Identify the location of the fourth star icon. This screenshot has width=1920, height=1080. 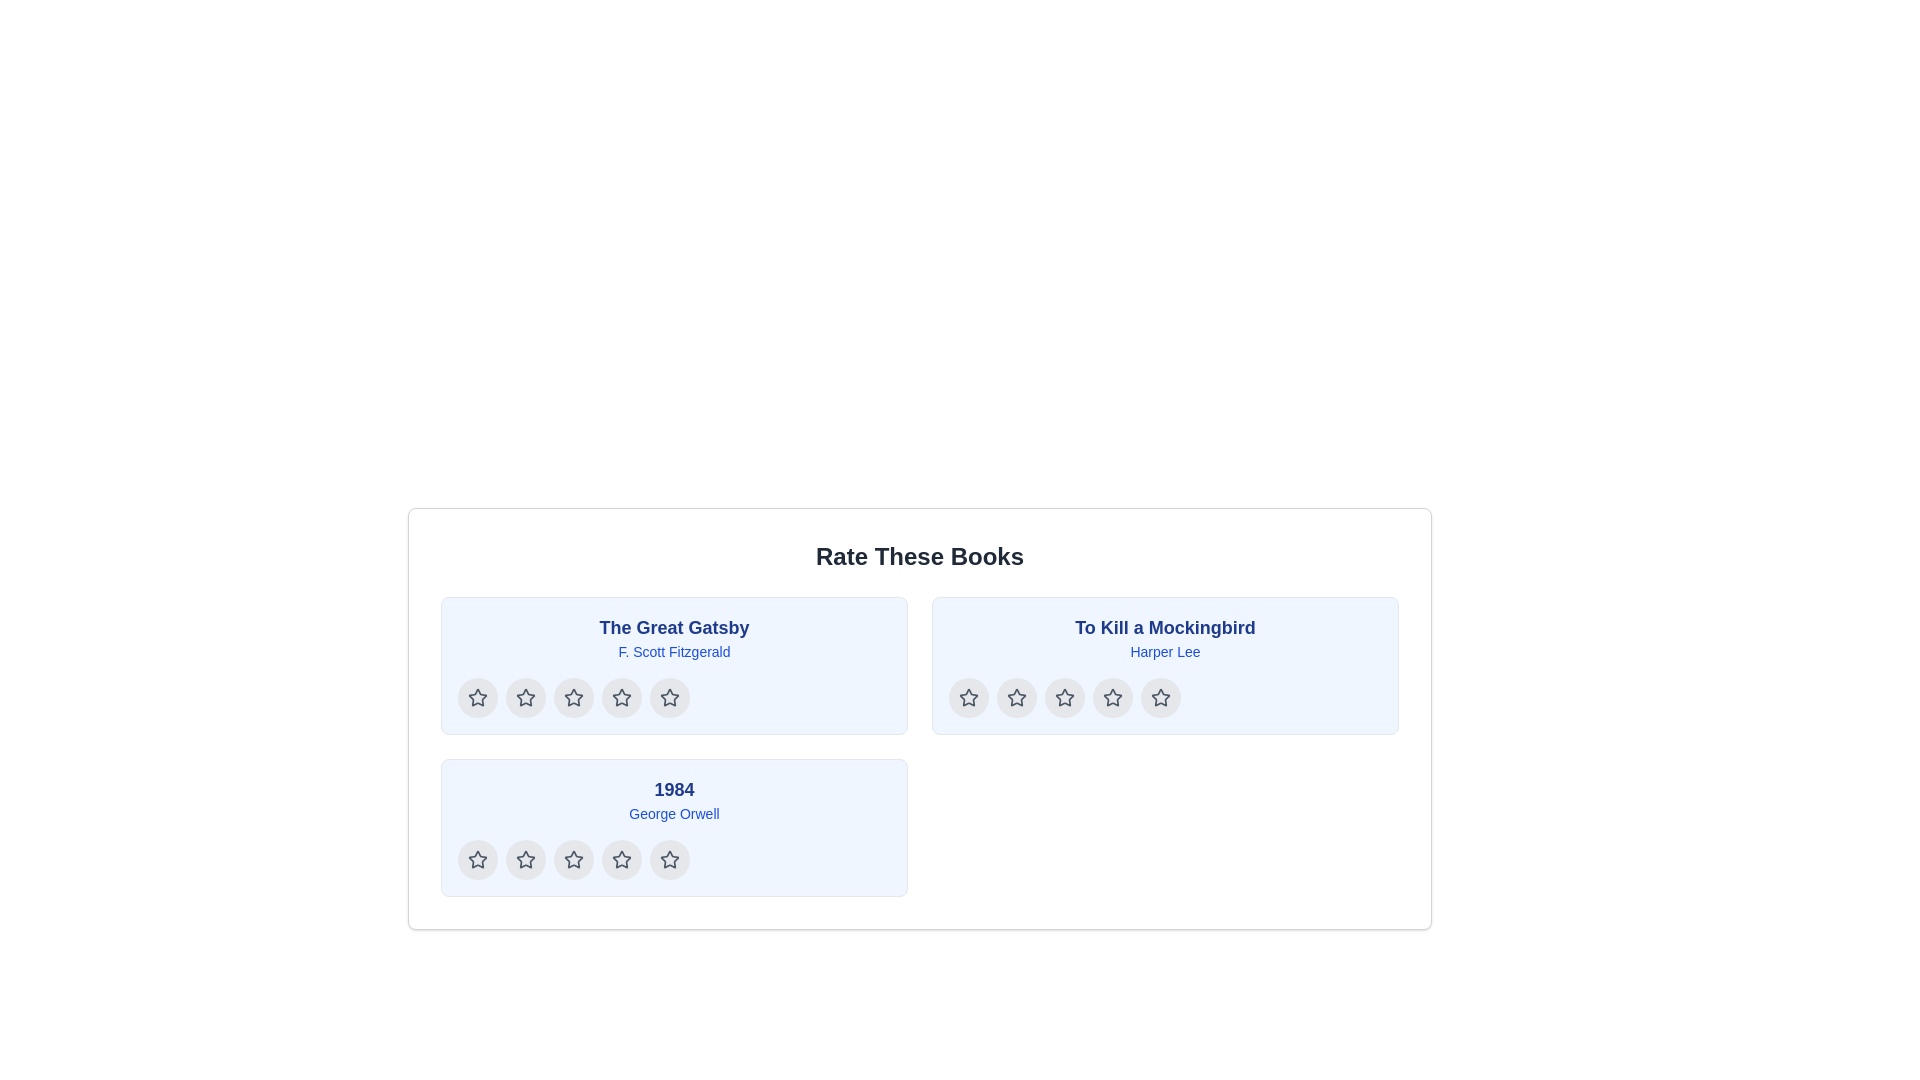
(674, 859).